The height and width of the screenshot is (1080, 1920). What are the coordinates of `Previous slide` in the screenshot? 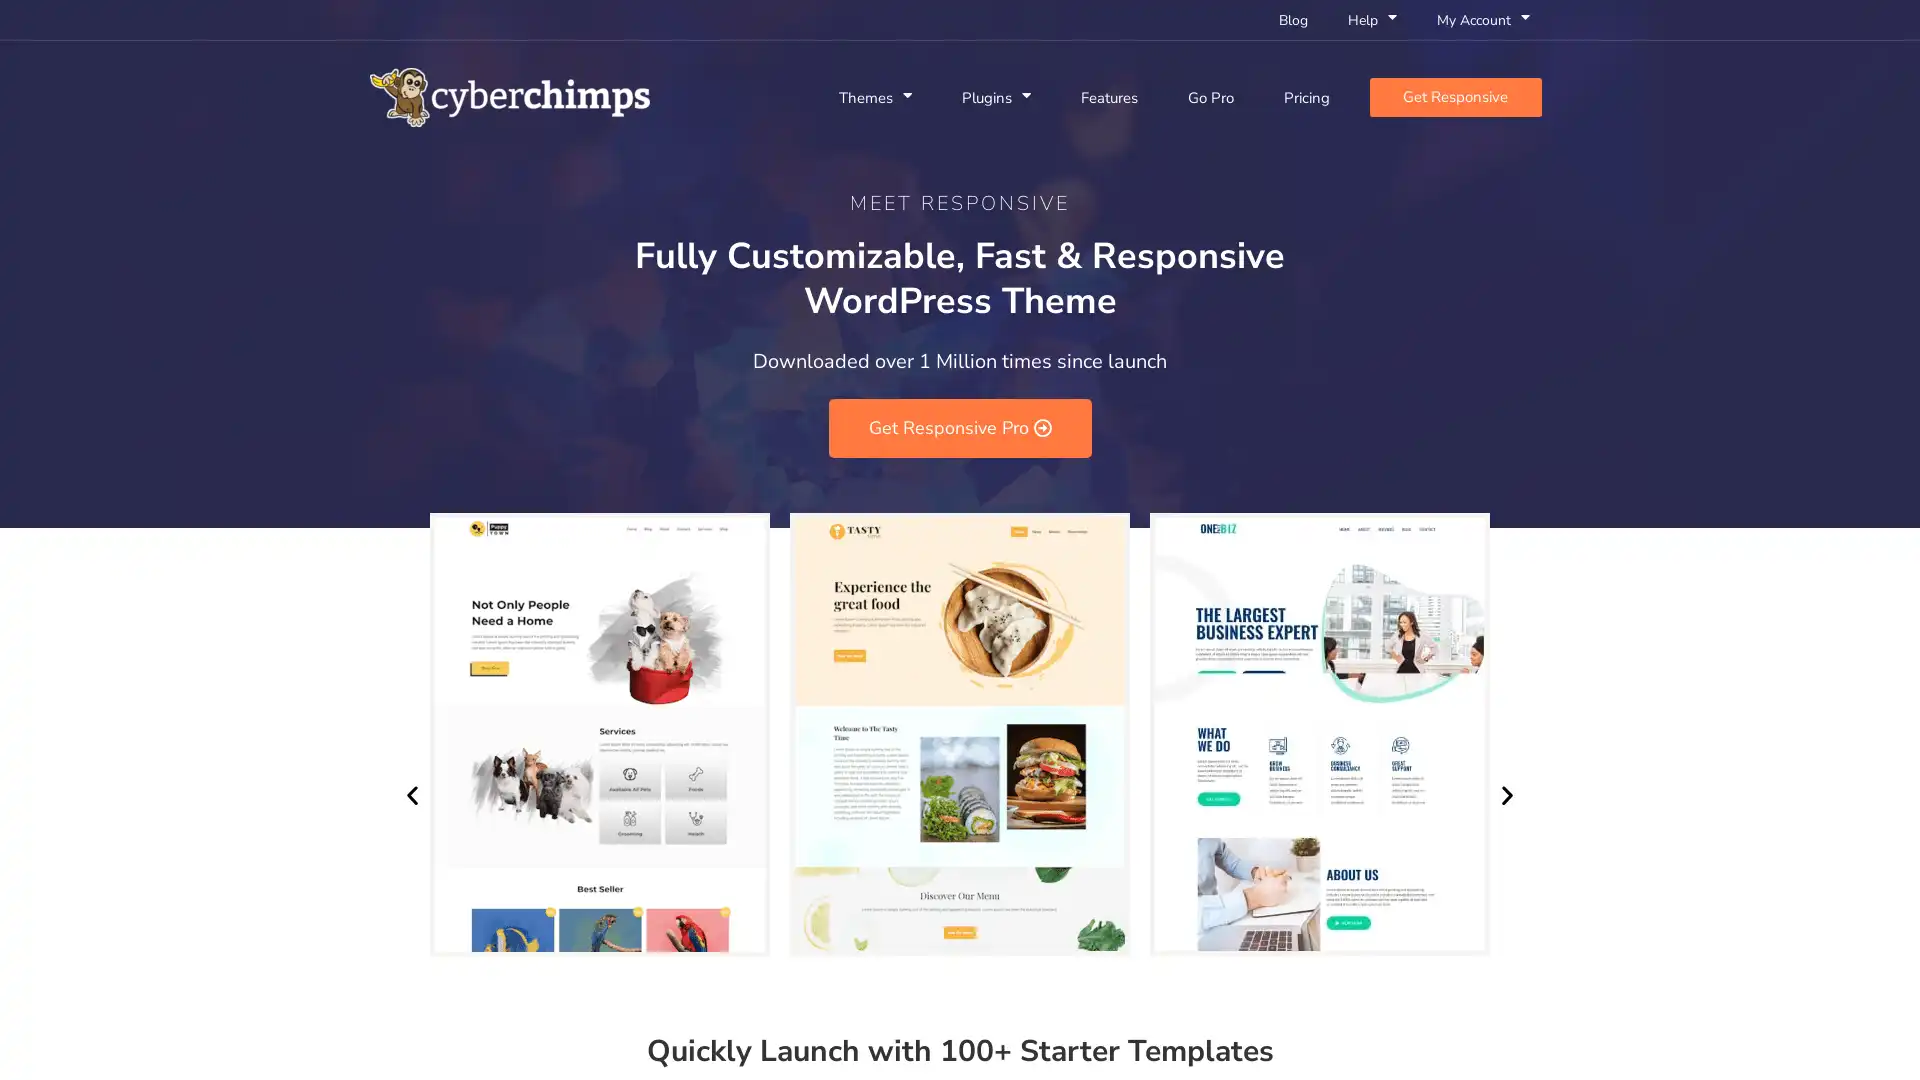 It's located at (411, 793).